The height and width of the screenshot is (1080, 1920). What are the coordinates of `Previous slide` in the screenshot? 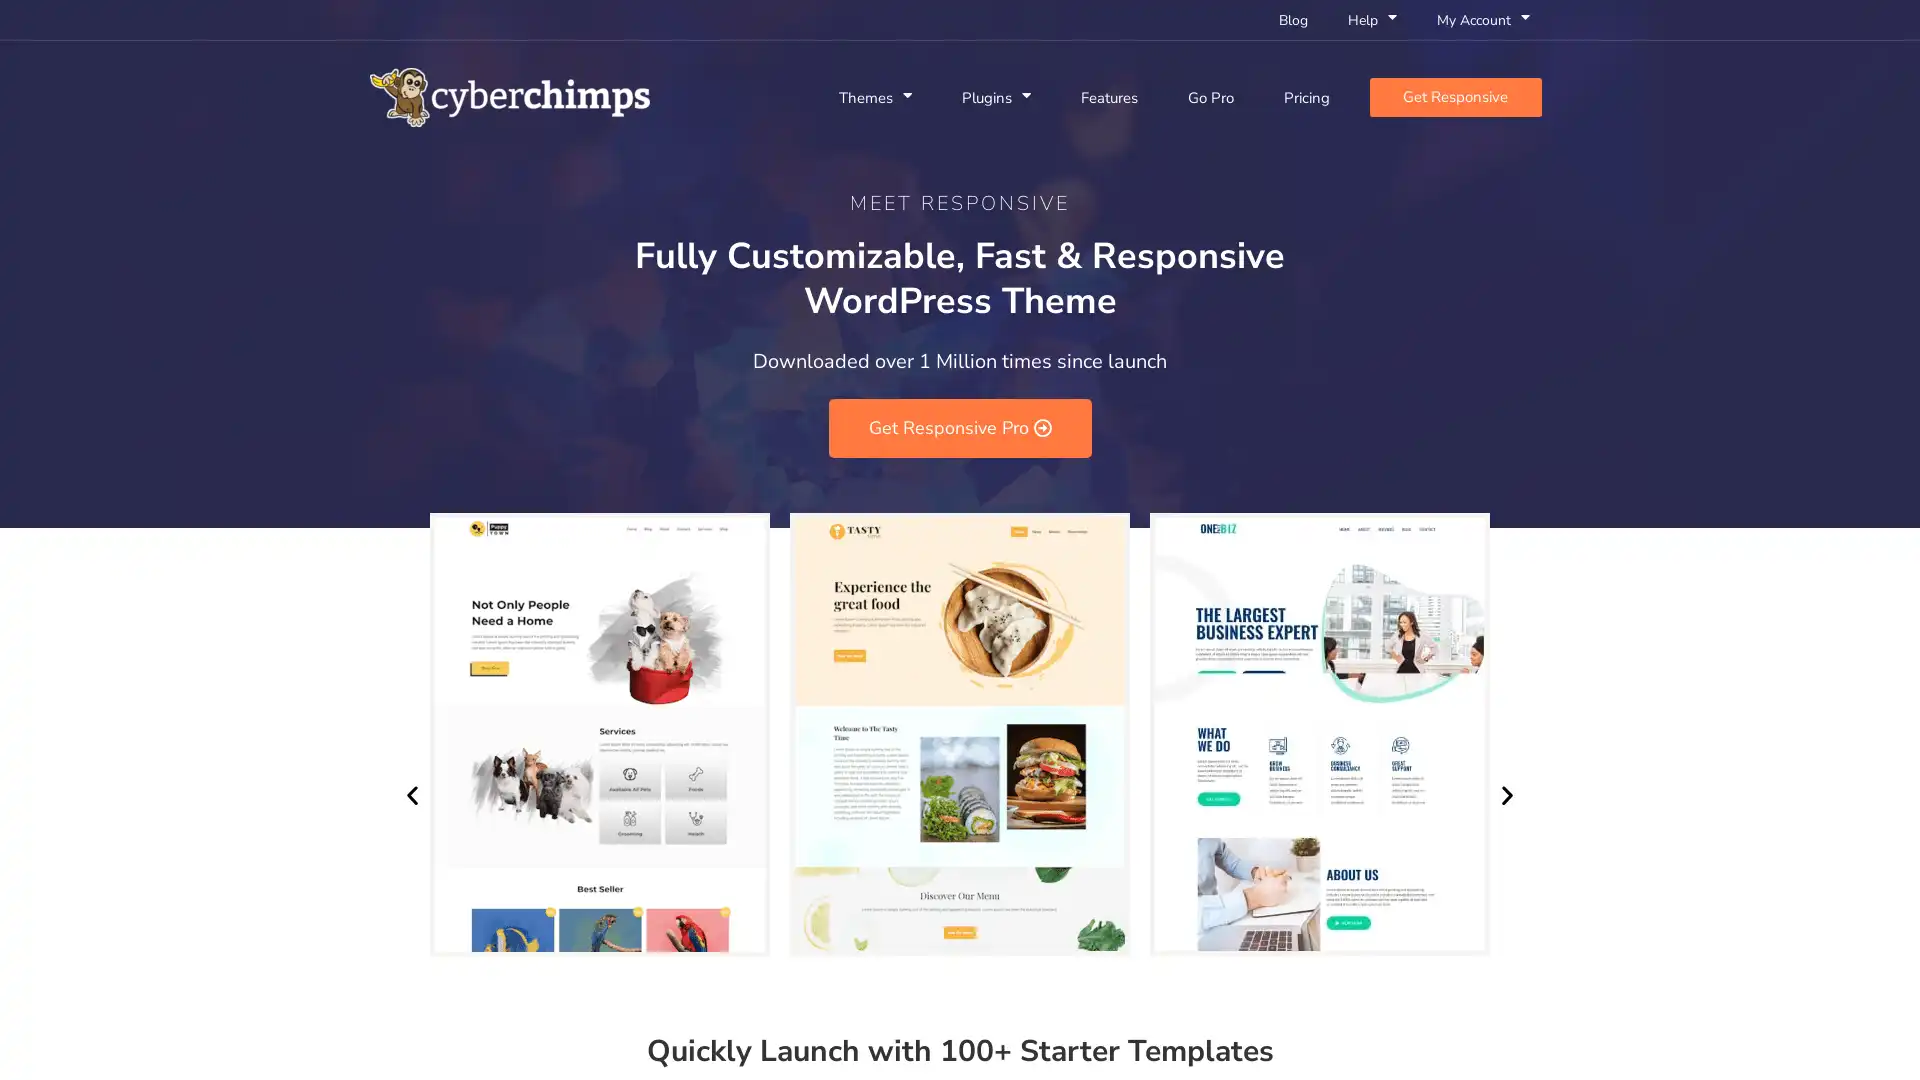 It's located at (411, 793).